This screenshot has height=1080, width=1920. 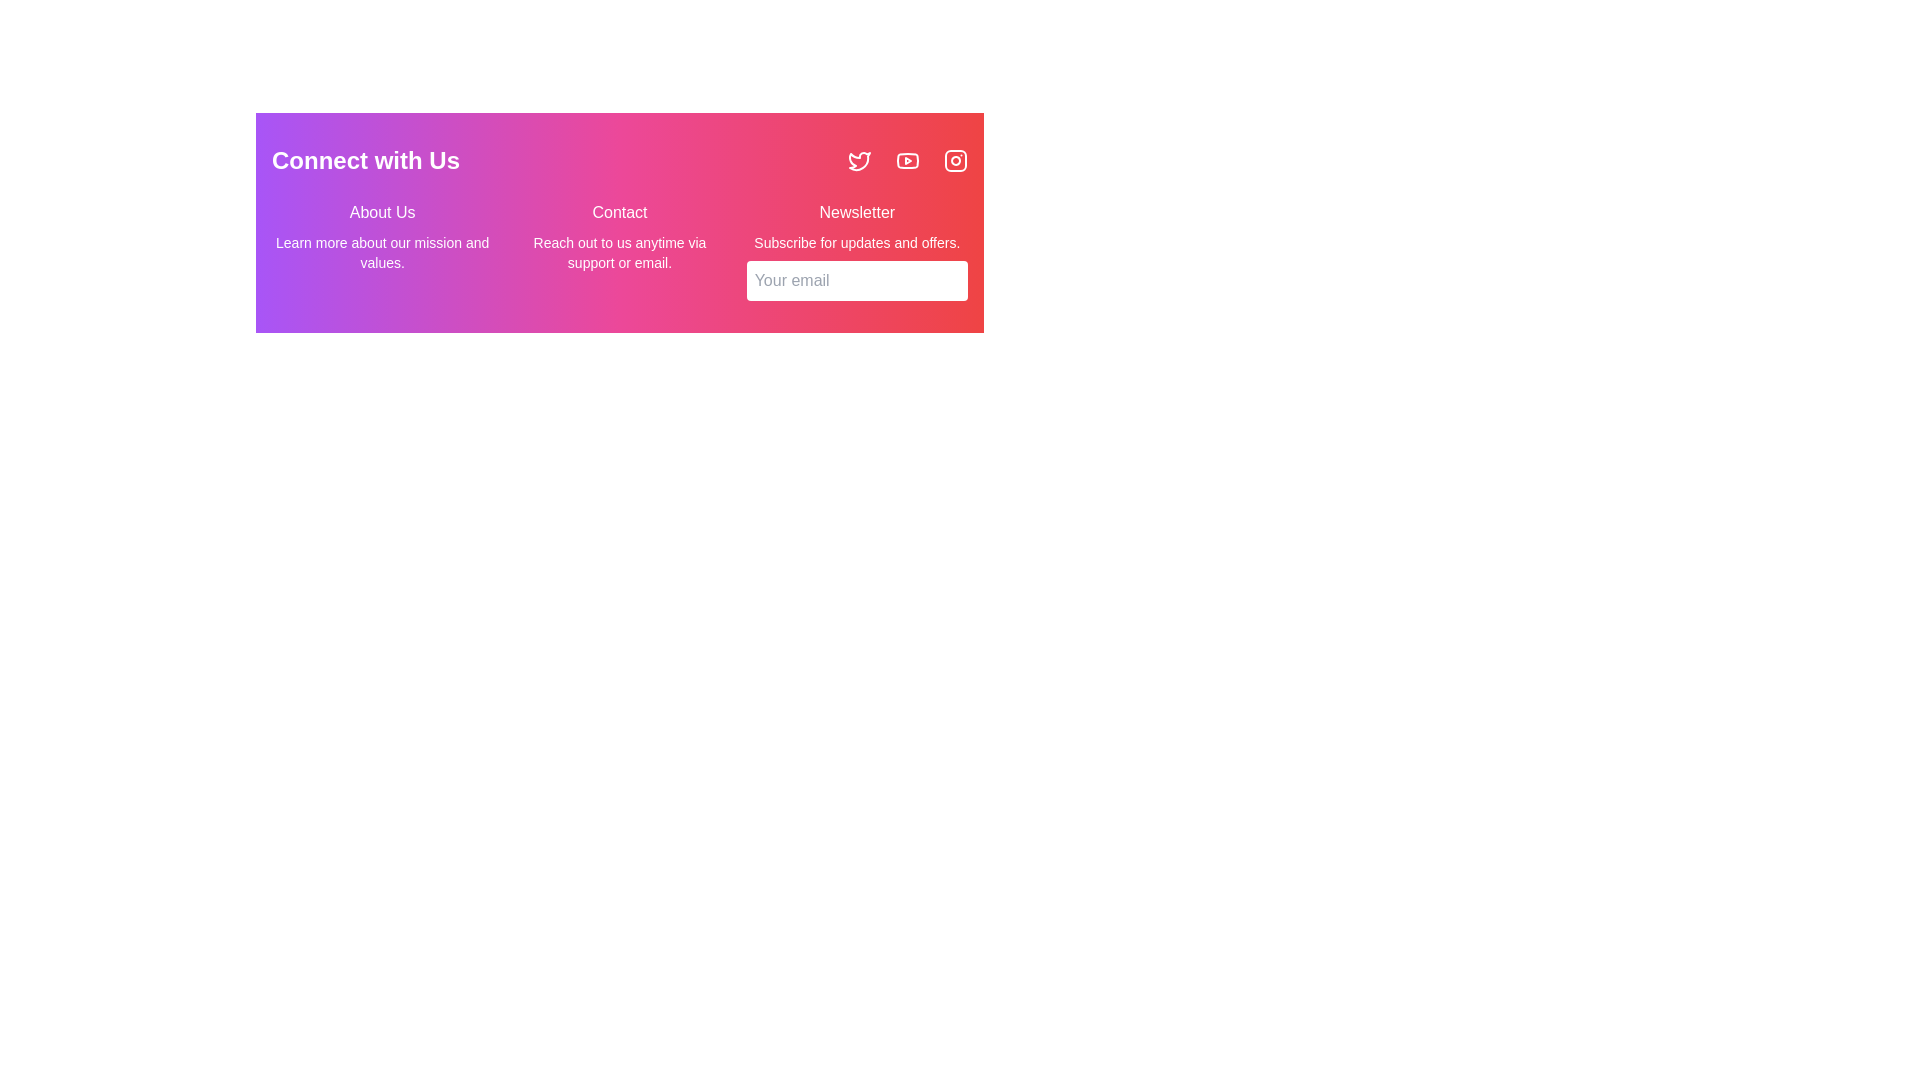 I want to click on the static text that states 'Reach out to us anytime via support or email.' located under the 'Contact' header, centrally positioned between 'About Us' and 'Newsletter' sections, so click(x=618, y=252).